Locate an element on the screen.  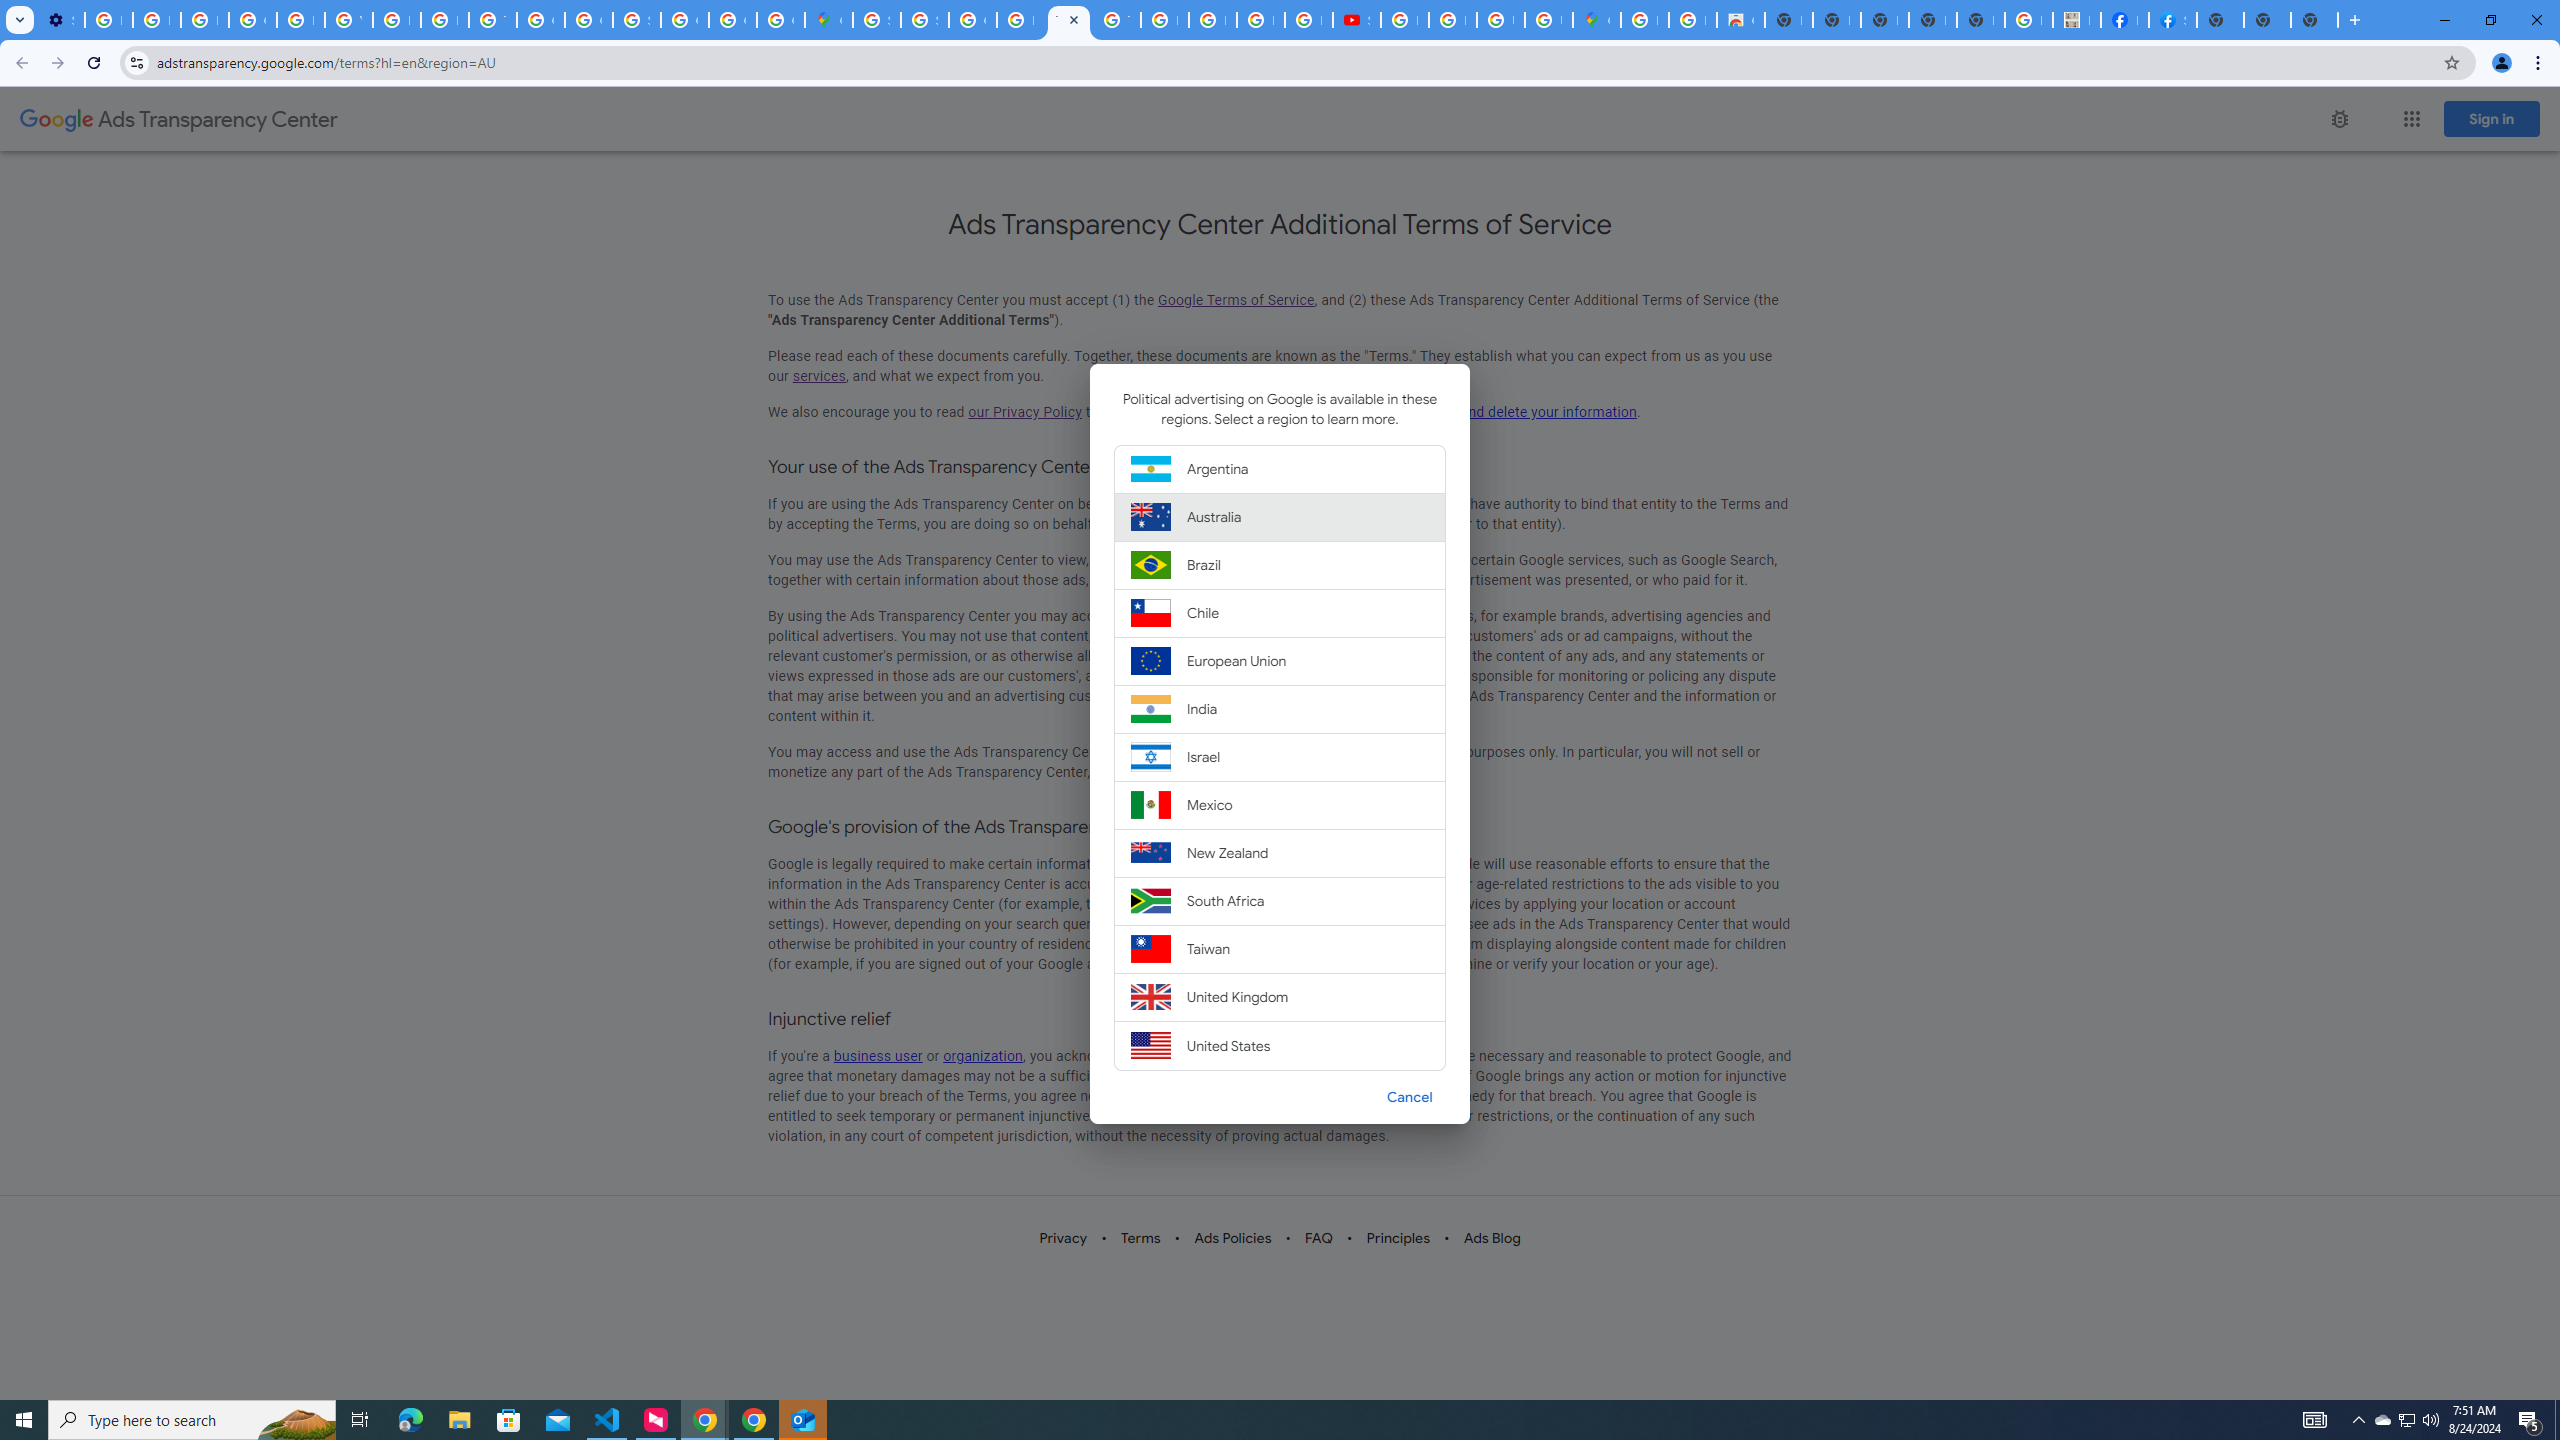
'Sign in - Google Accounts' is located at coordinates (876, 19).